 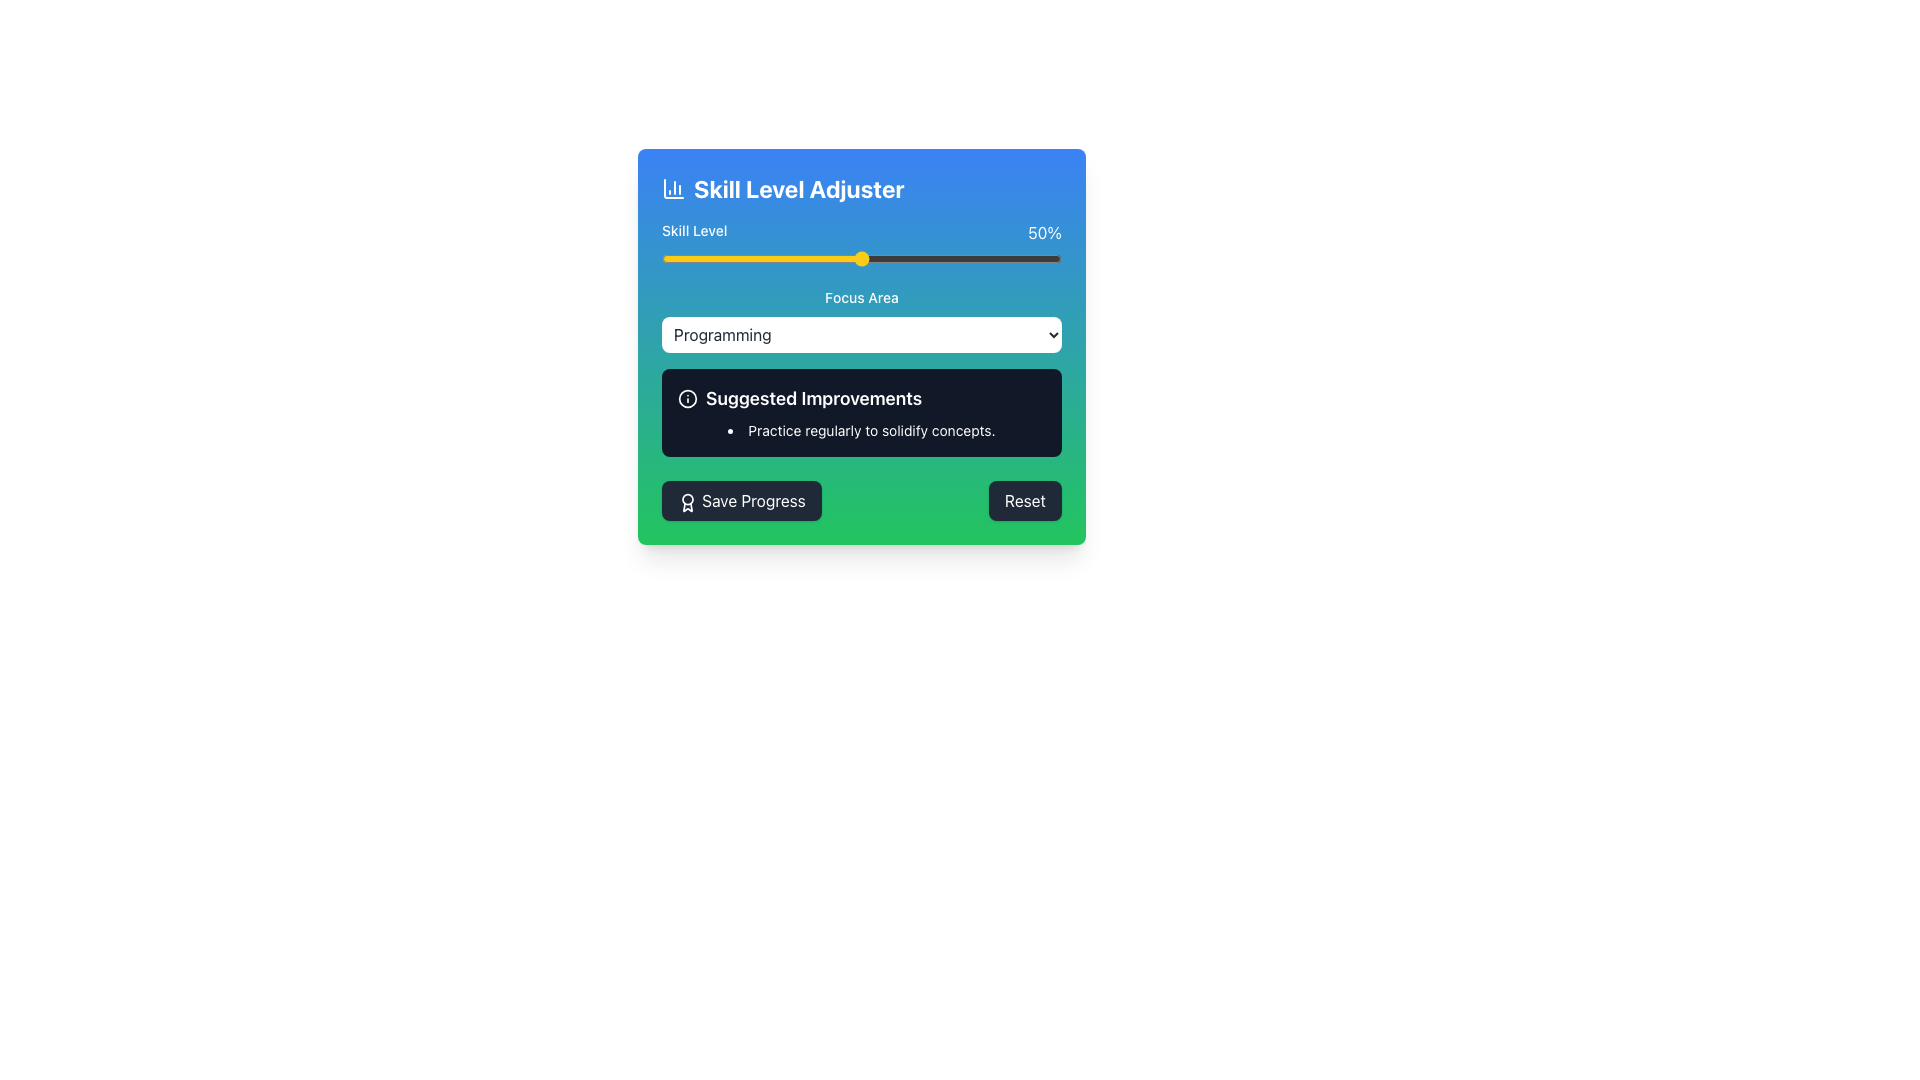 What do you see at coordinates (690, 257) in the screenshot?
I see `the skill level` at bounding box center [690, 257].